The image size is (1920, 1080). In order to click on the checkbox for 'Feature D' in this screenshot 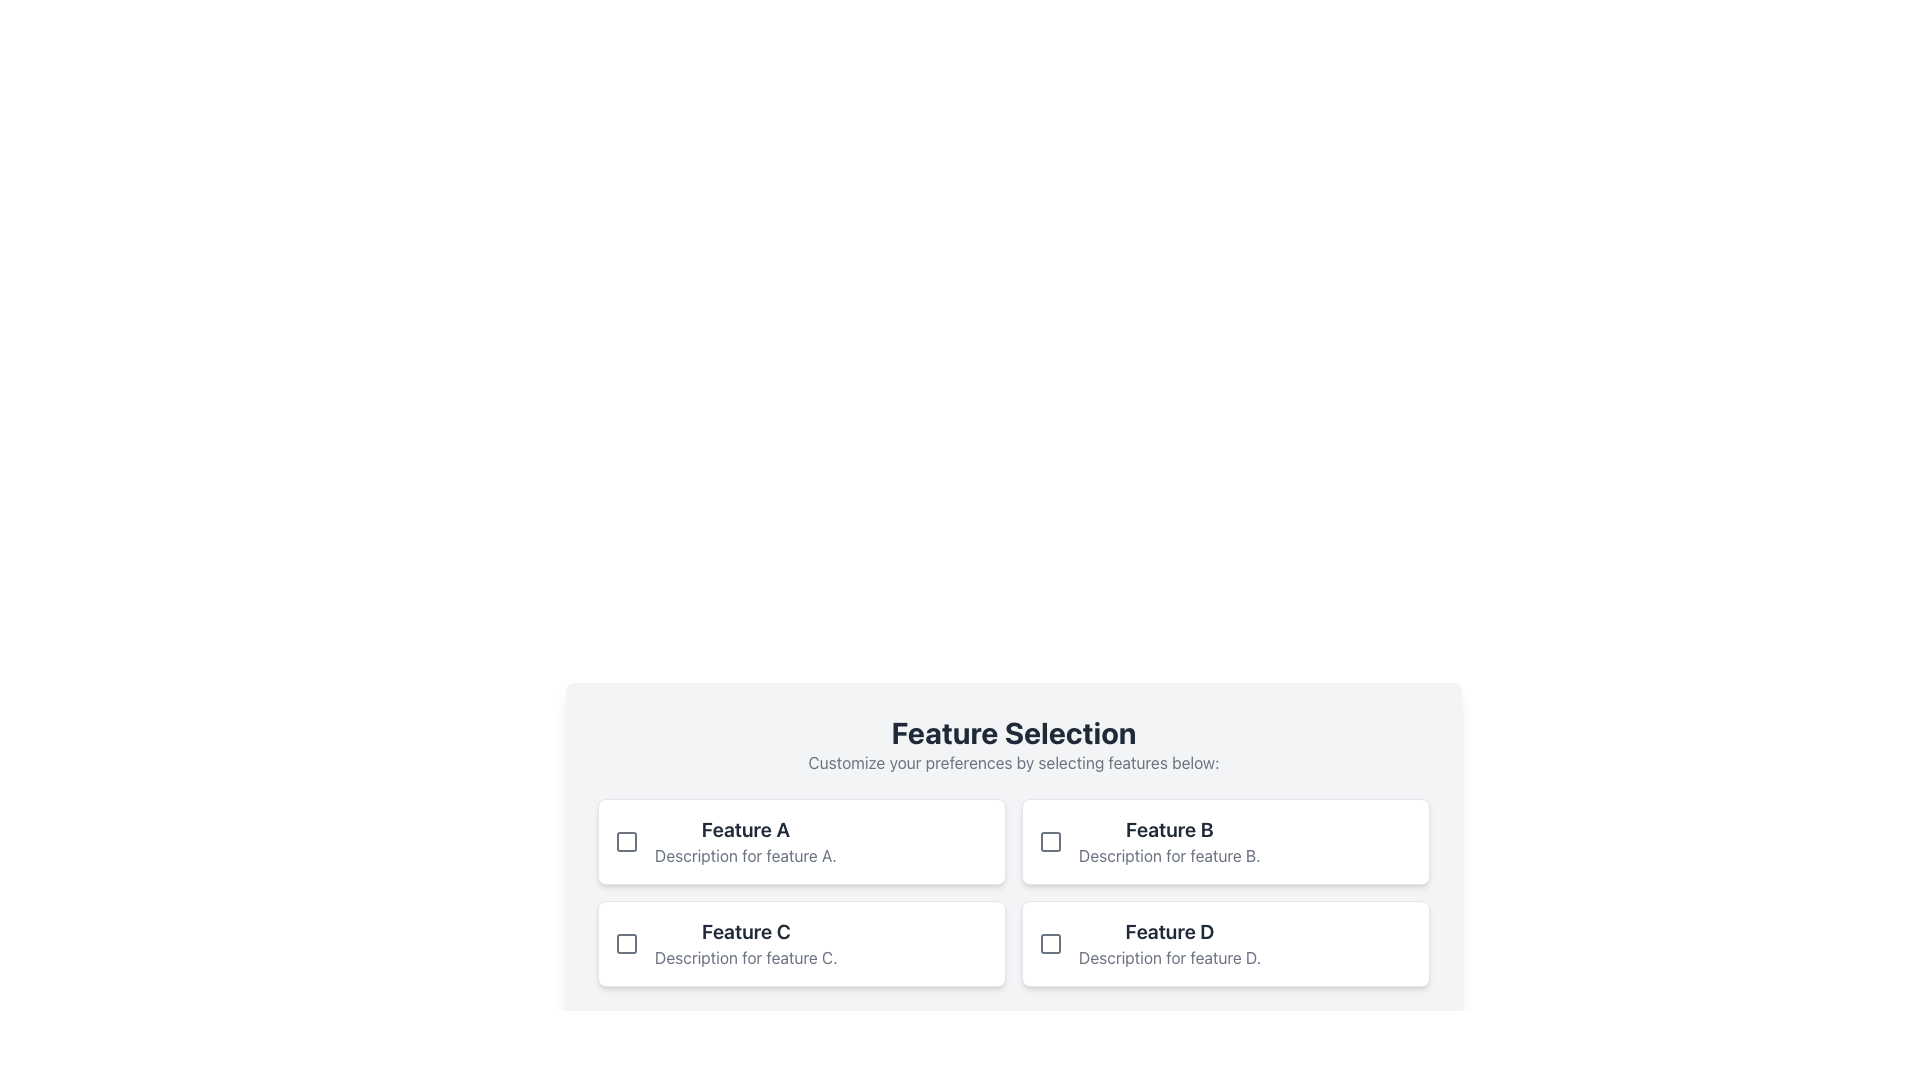, I will do `click(1050, 944)`.